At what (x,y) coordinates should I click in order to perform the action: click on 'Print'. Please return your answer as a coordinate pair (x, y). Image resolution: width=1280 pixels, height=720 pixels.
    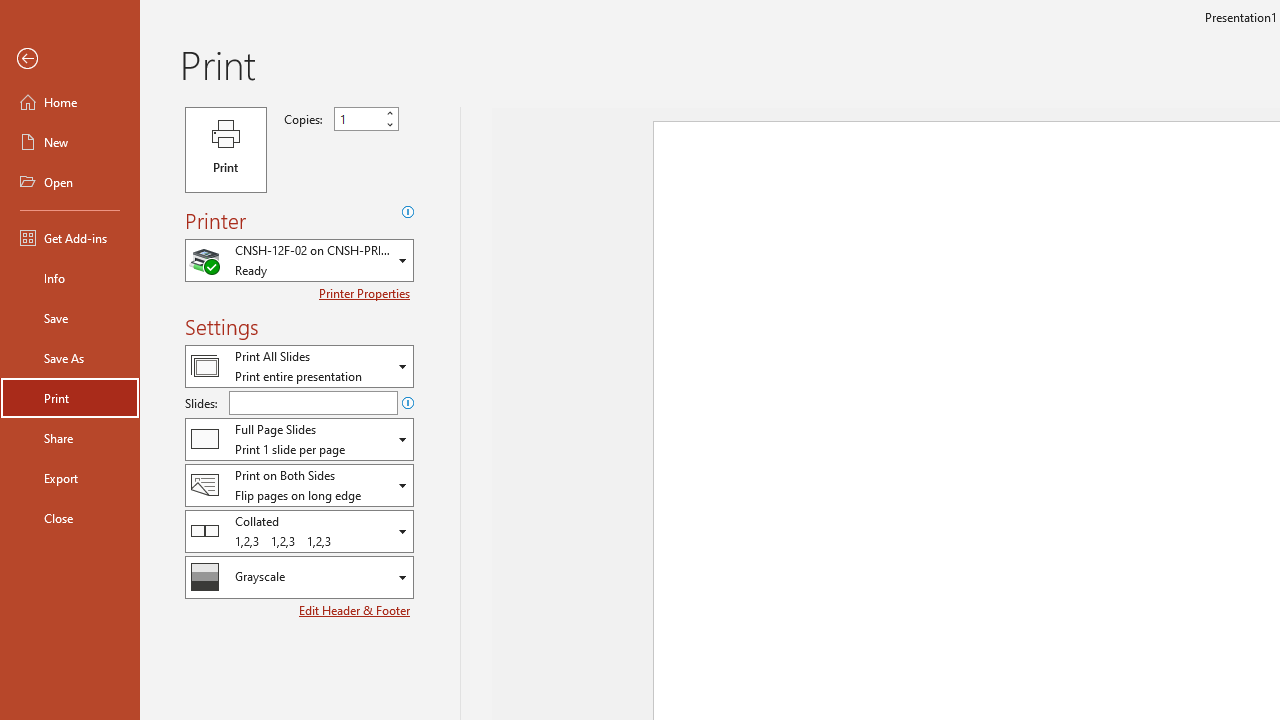
    Looking at the image, I should click on (69, 398).